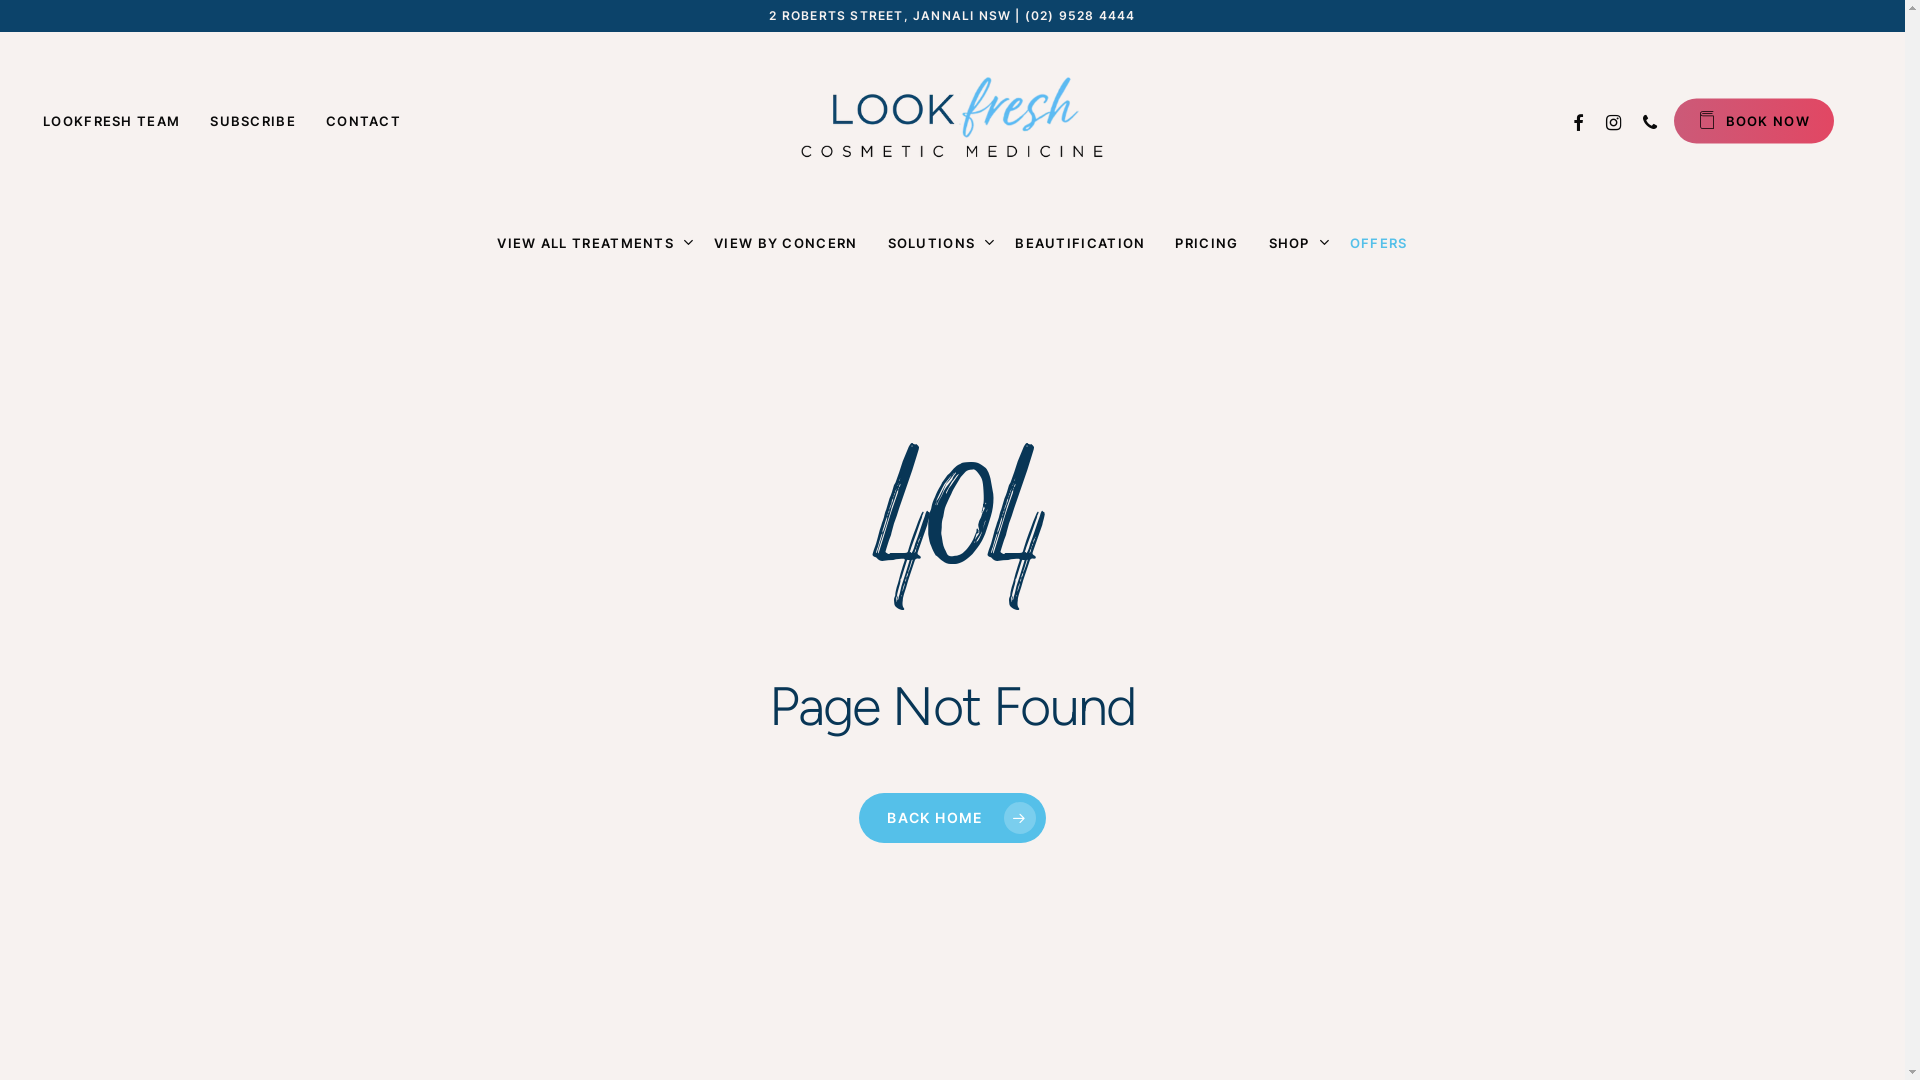 The image size is (1920, 1080). Describe the element at coordinates (1753, 120) in the screenshot. I see `'BOOK NOW'` at that location.